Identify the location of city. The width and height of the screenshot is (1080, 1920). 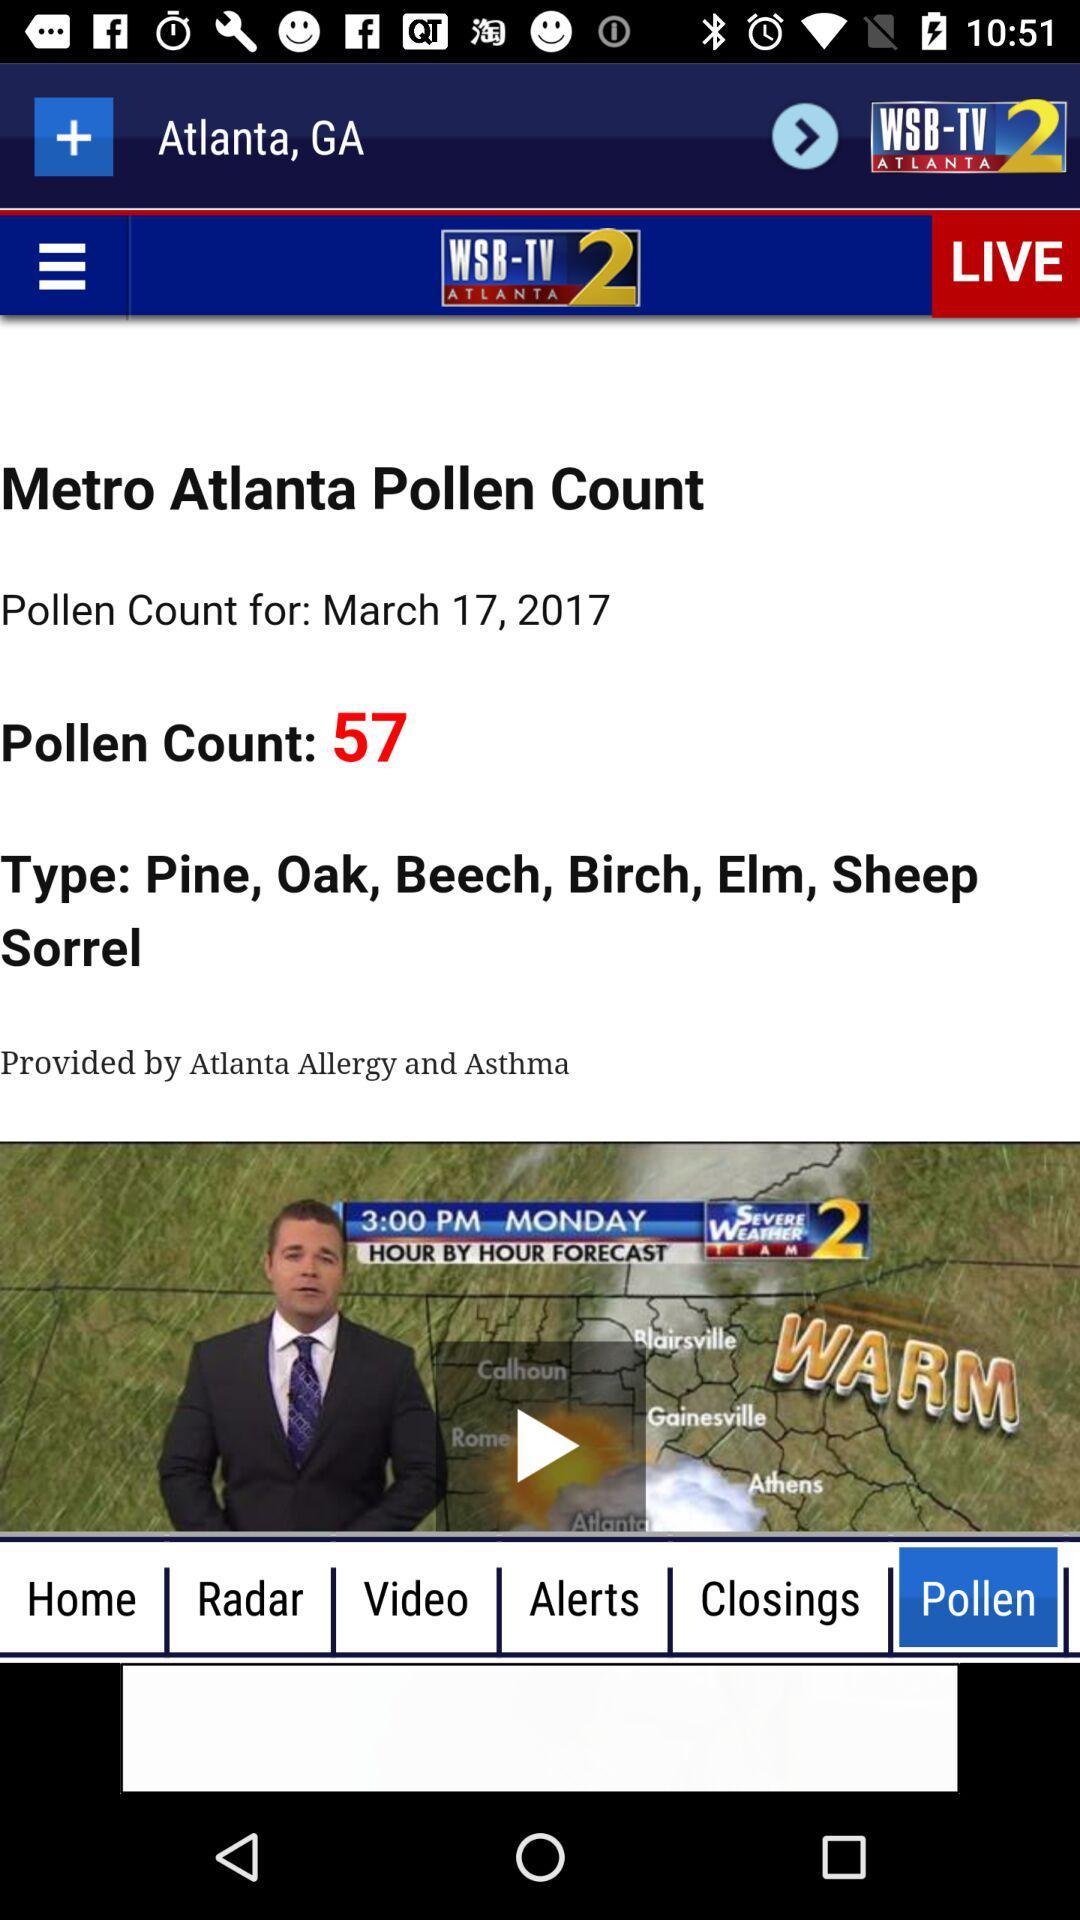
(72, 135).